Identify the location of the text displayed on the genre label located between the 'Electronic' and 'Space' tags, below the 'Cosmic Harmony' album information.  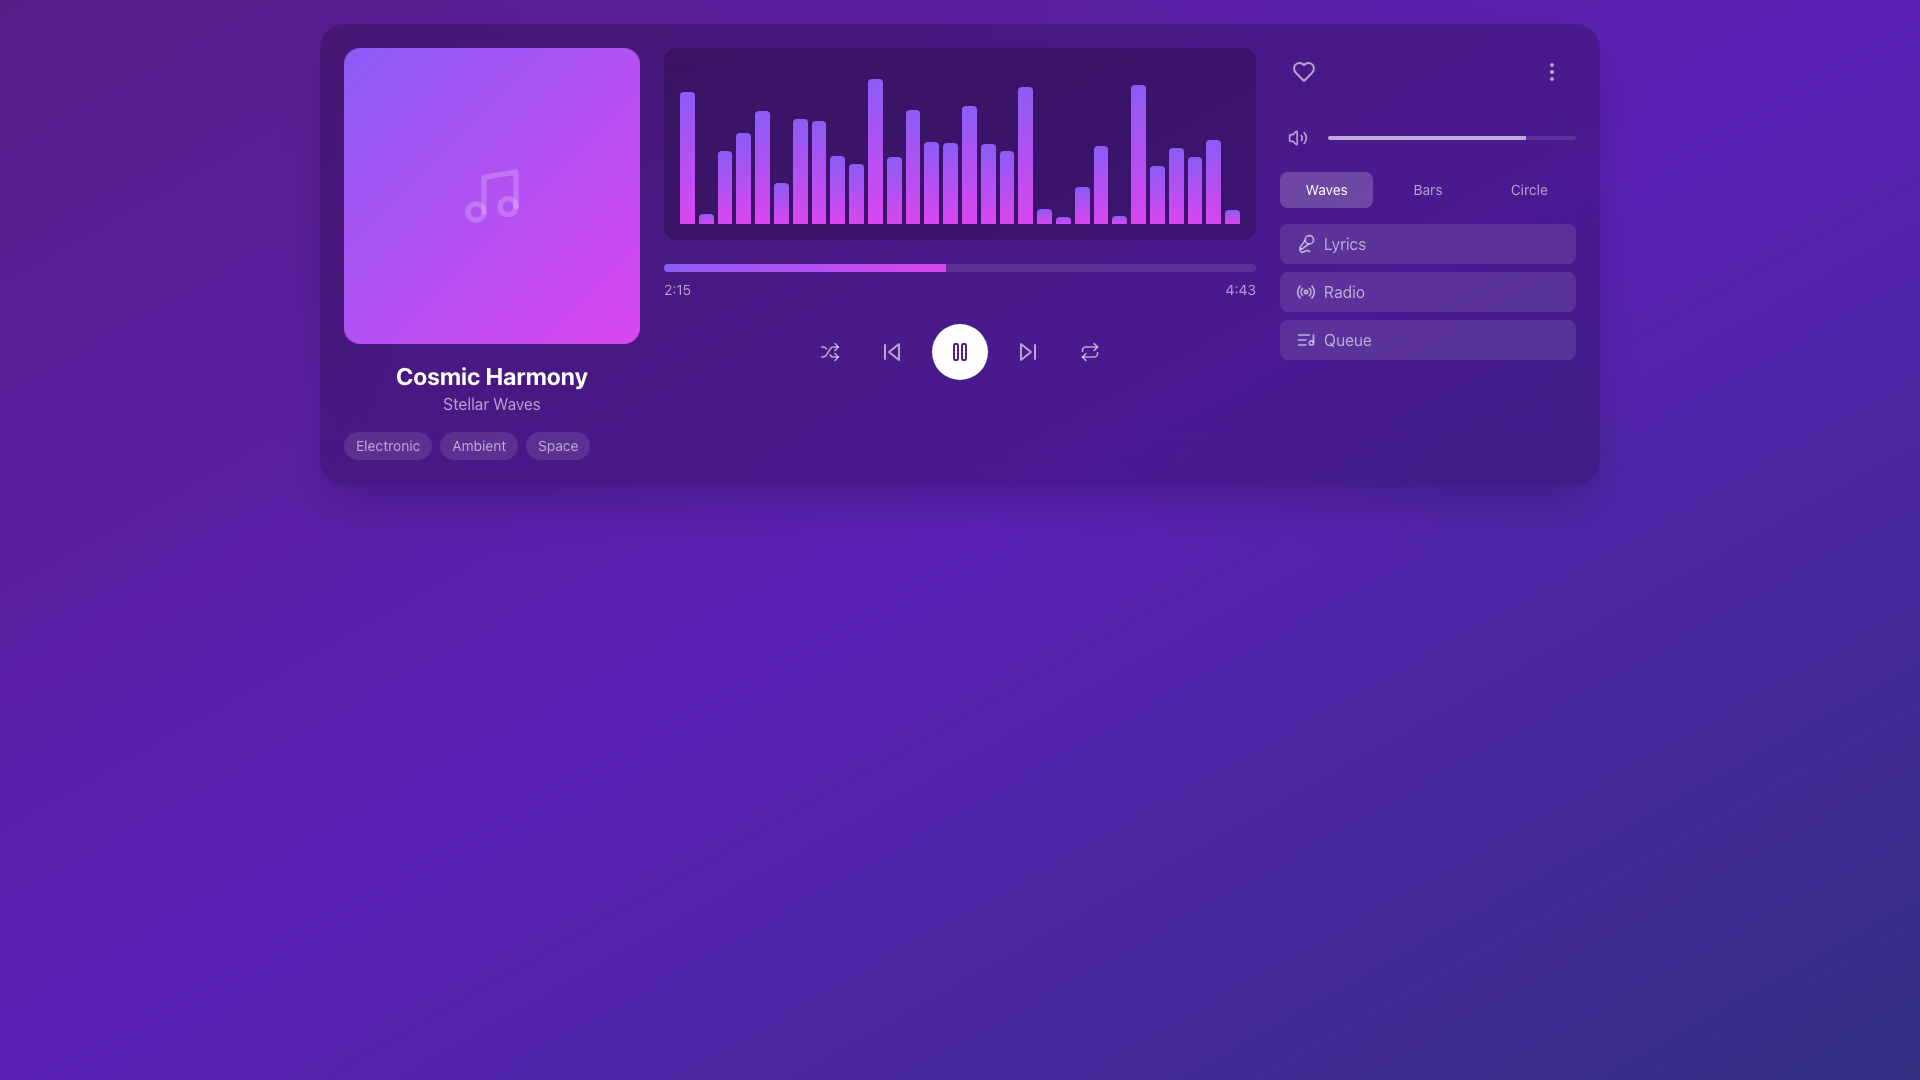
(478, 445).